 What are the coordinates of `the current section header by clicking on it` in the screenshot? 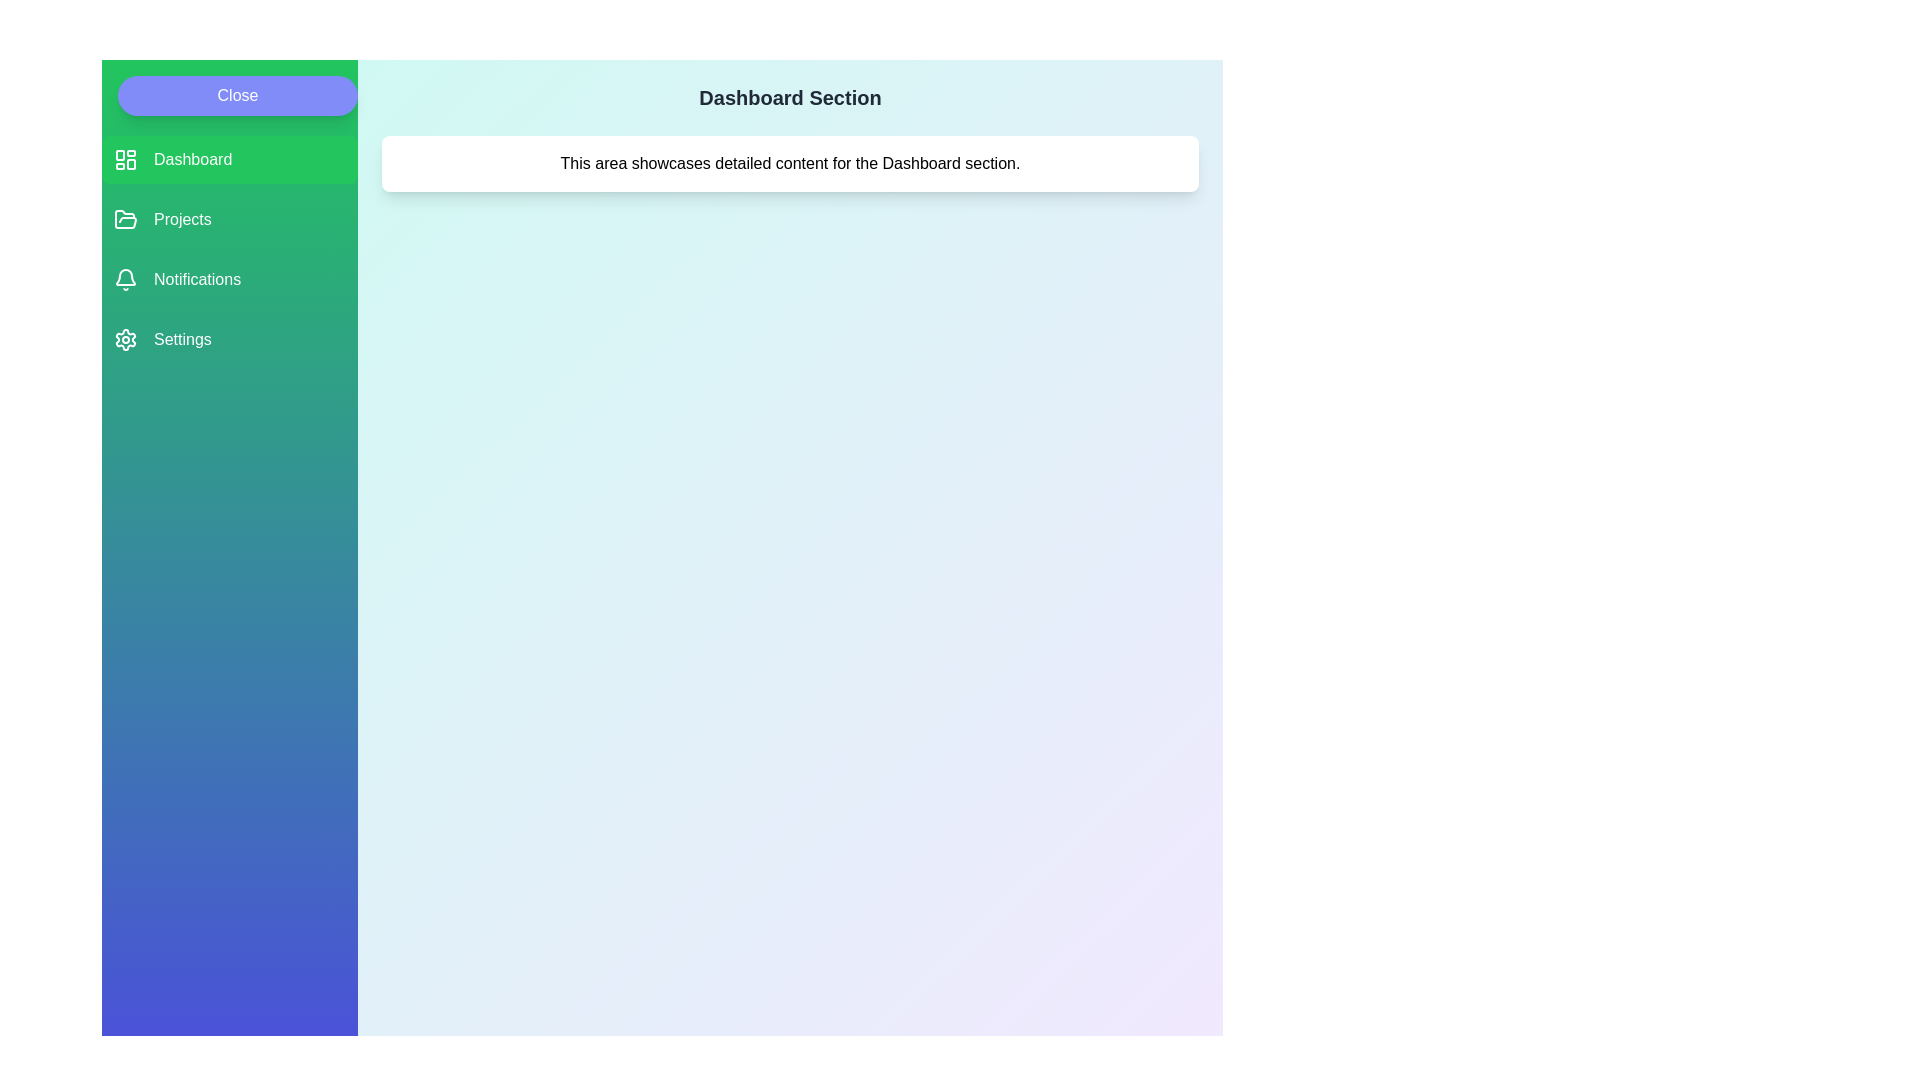 It's located at (789, 97).